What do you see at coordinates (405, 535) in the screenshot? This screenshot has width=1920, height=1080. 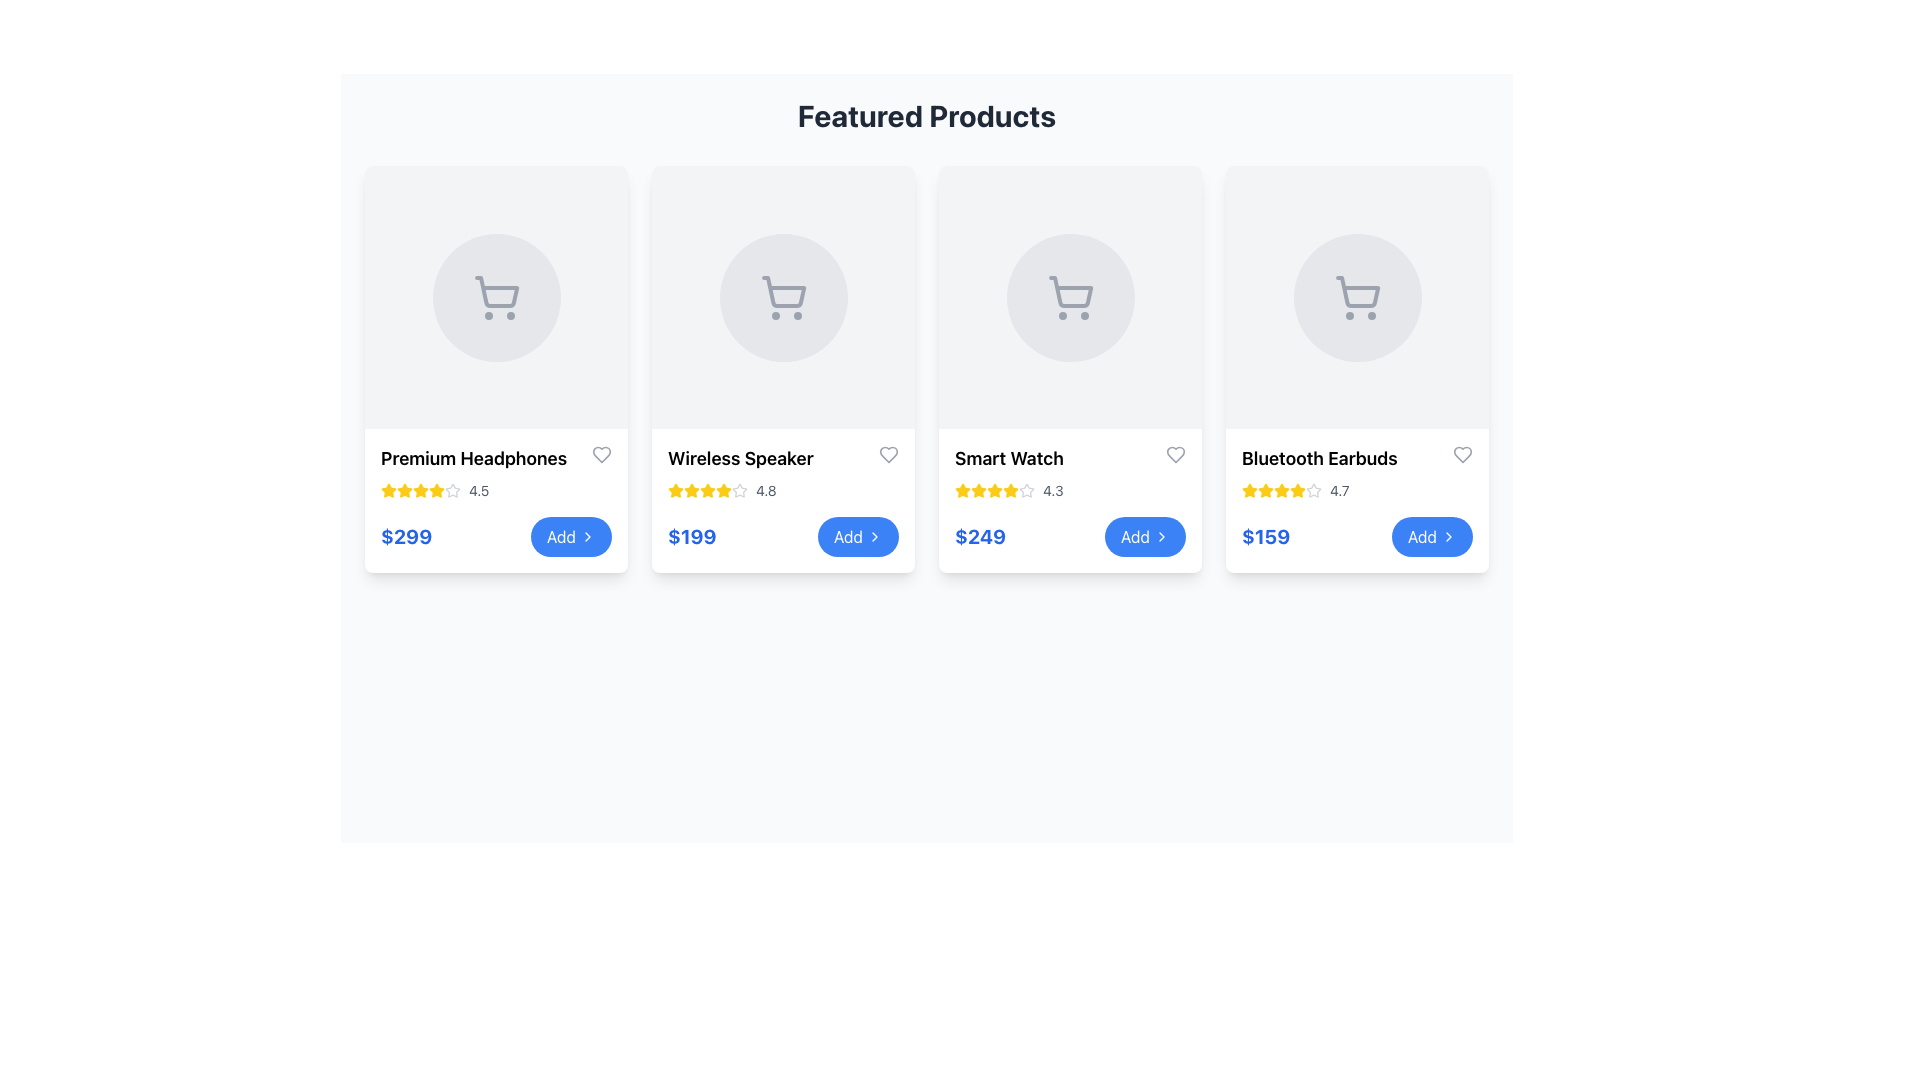 I see `the price label displaying '$299' for the 'Premium Headphones' product, located in the bottom-left corner of the card` at bounding box center [405, 535].